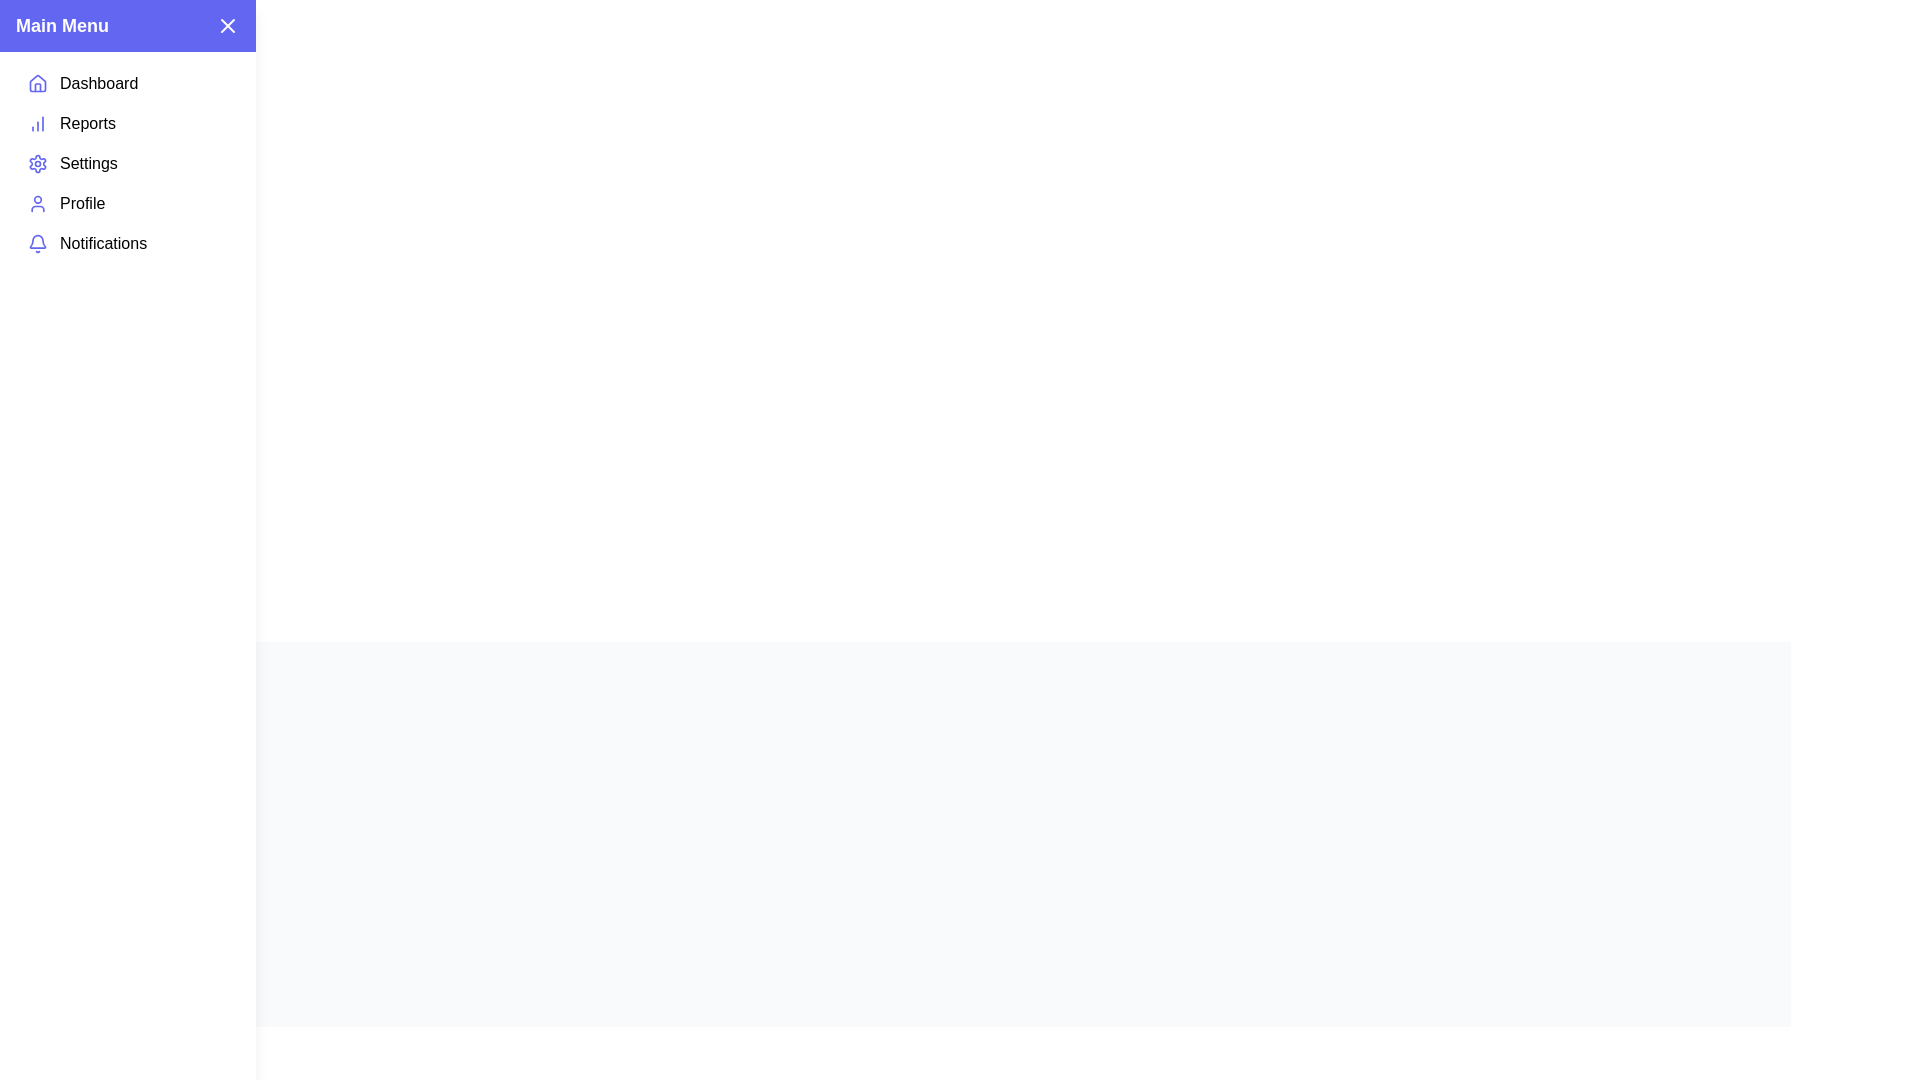 The height and width of the screenshot is (1080, 1920). I want to click on the 'Main Menu' text label, which is displayed in bold white font on a purple background at the top of the sidebar navigation bar, so click(62, 26).